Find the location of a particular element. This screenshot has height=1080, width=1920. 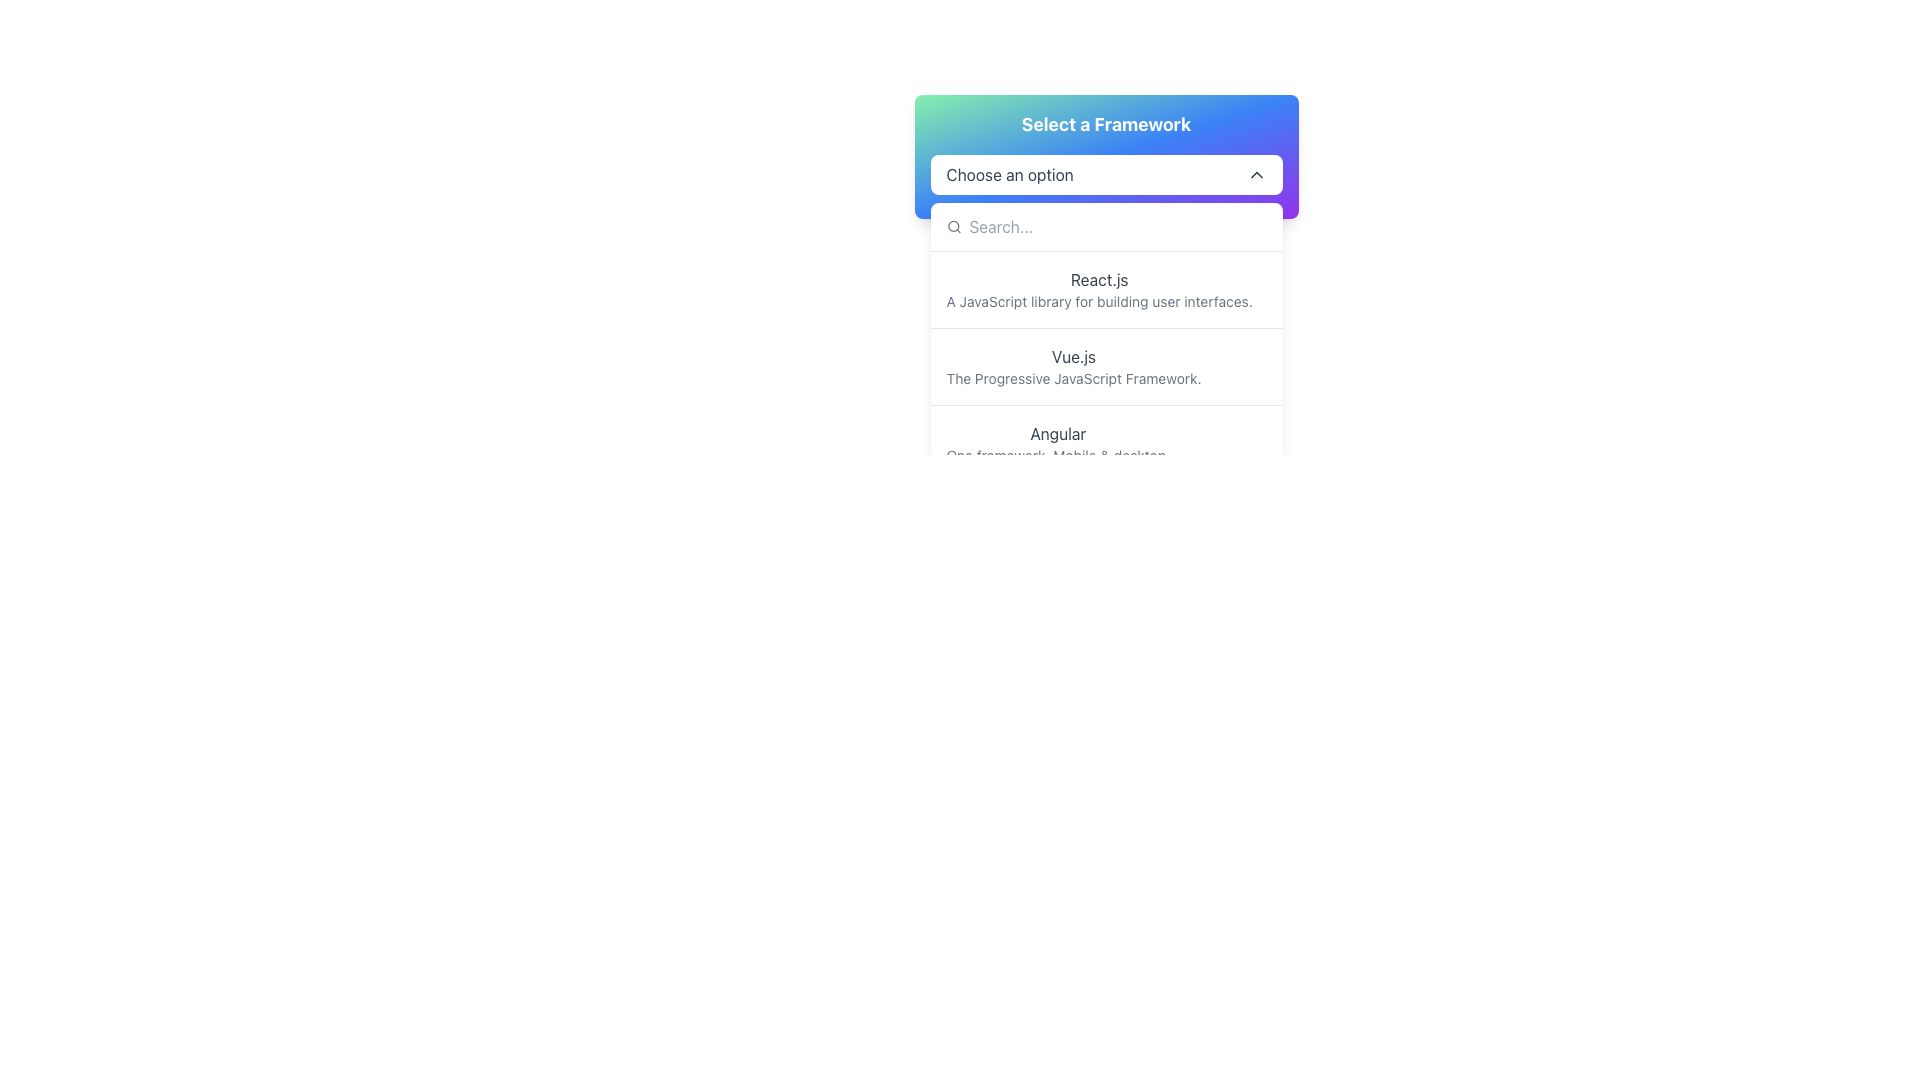

the second option in the dropdown menu labeled 'Vue.js' is located at coordinates (1073, 366).